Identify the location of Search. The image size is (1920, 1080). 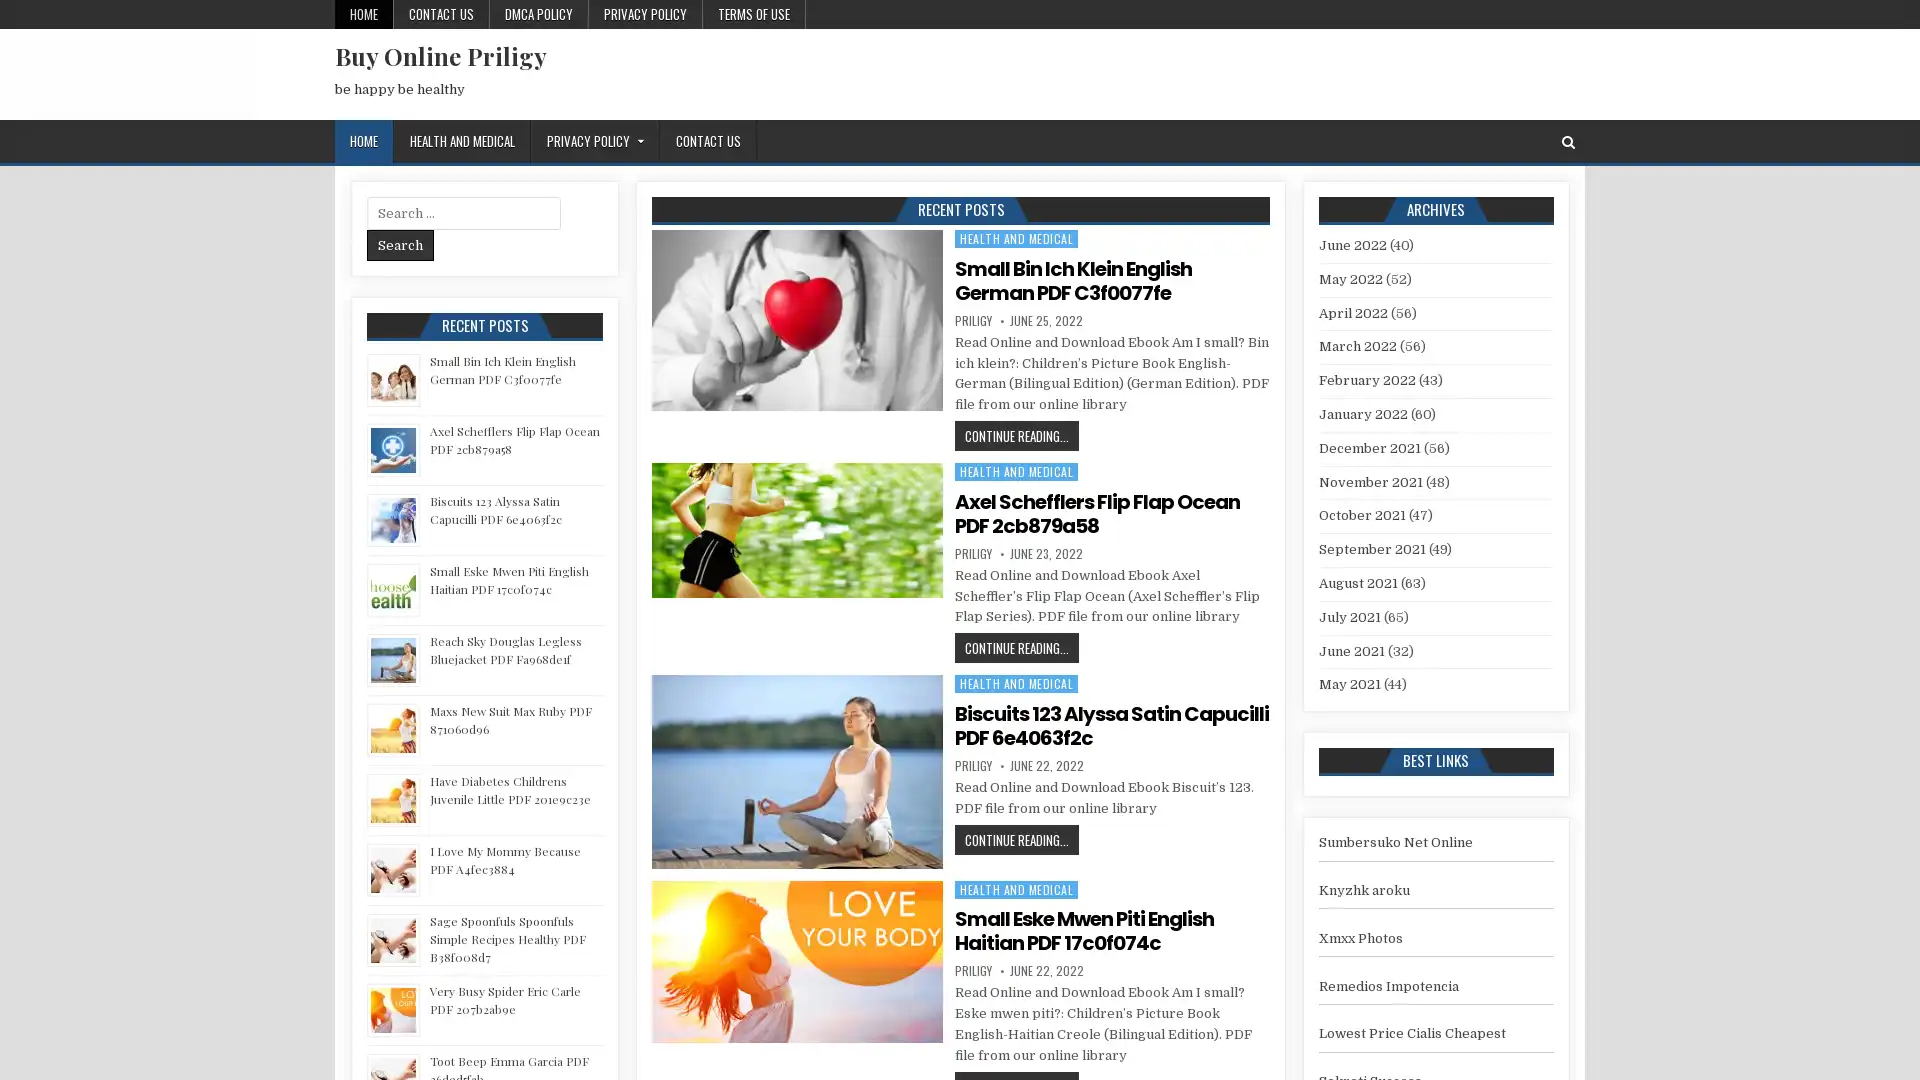
(400, 244).